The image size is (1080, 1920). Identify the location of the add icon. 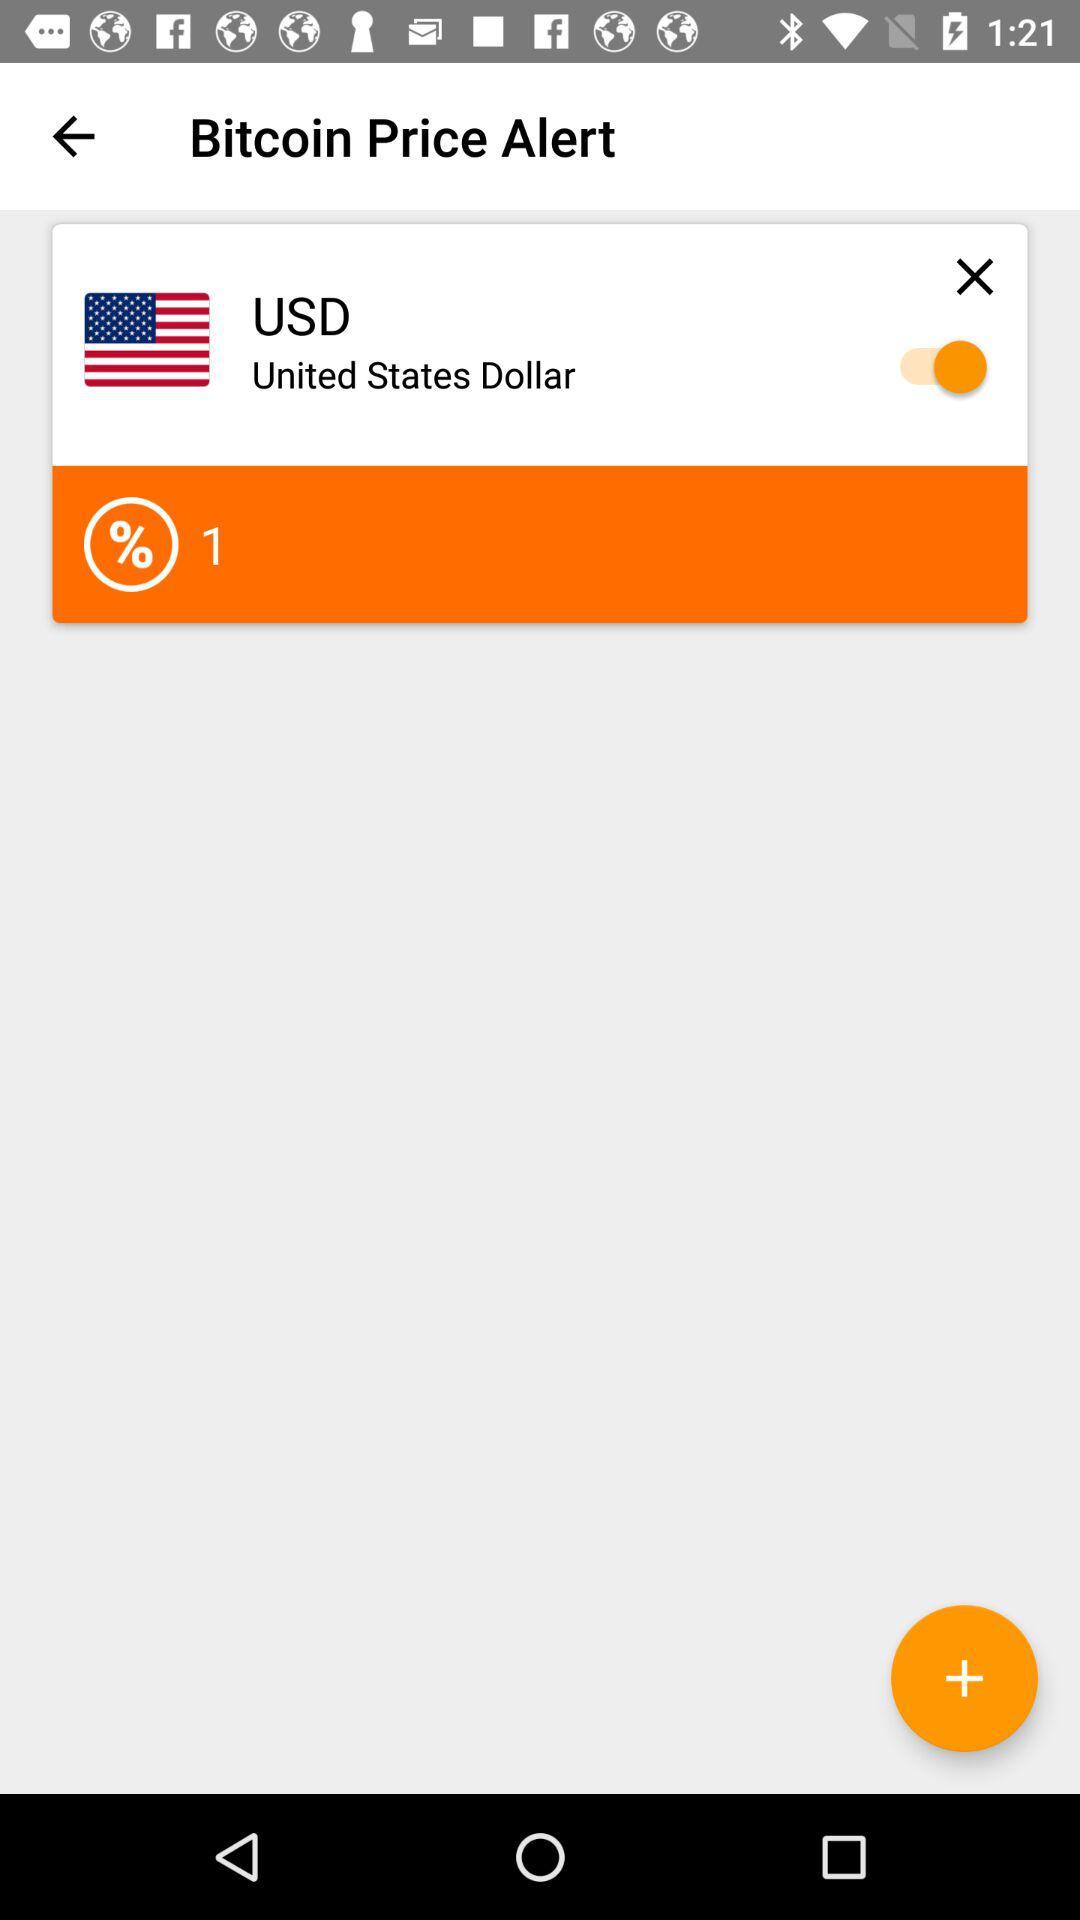
(963, 1678).